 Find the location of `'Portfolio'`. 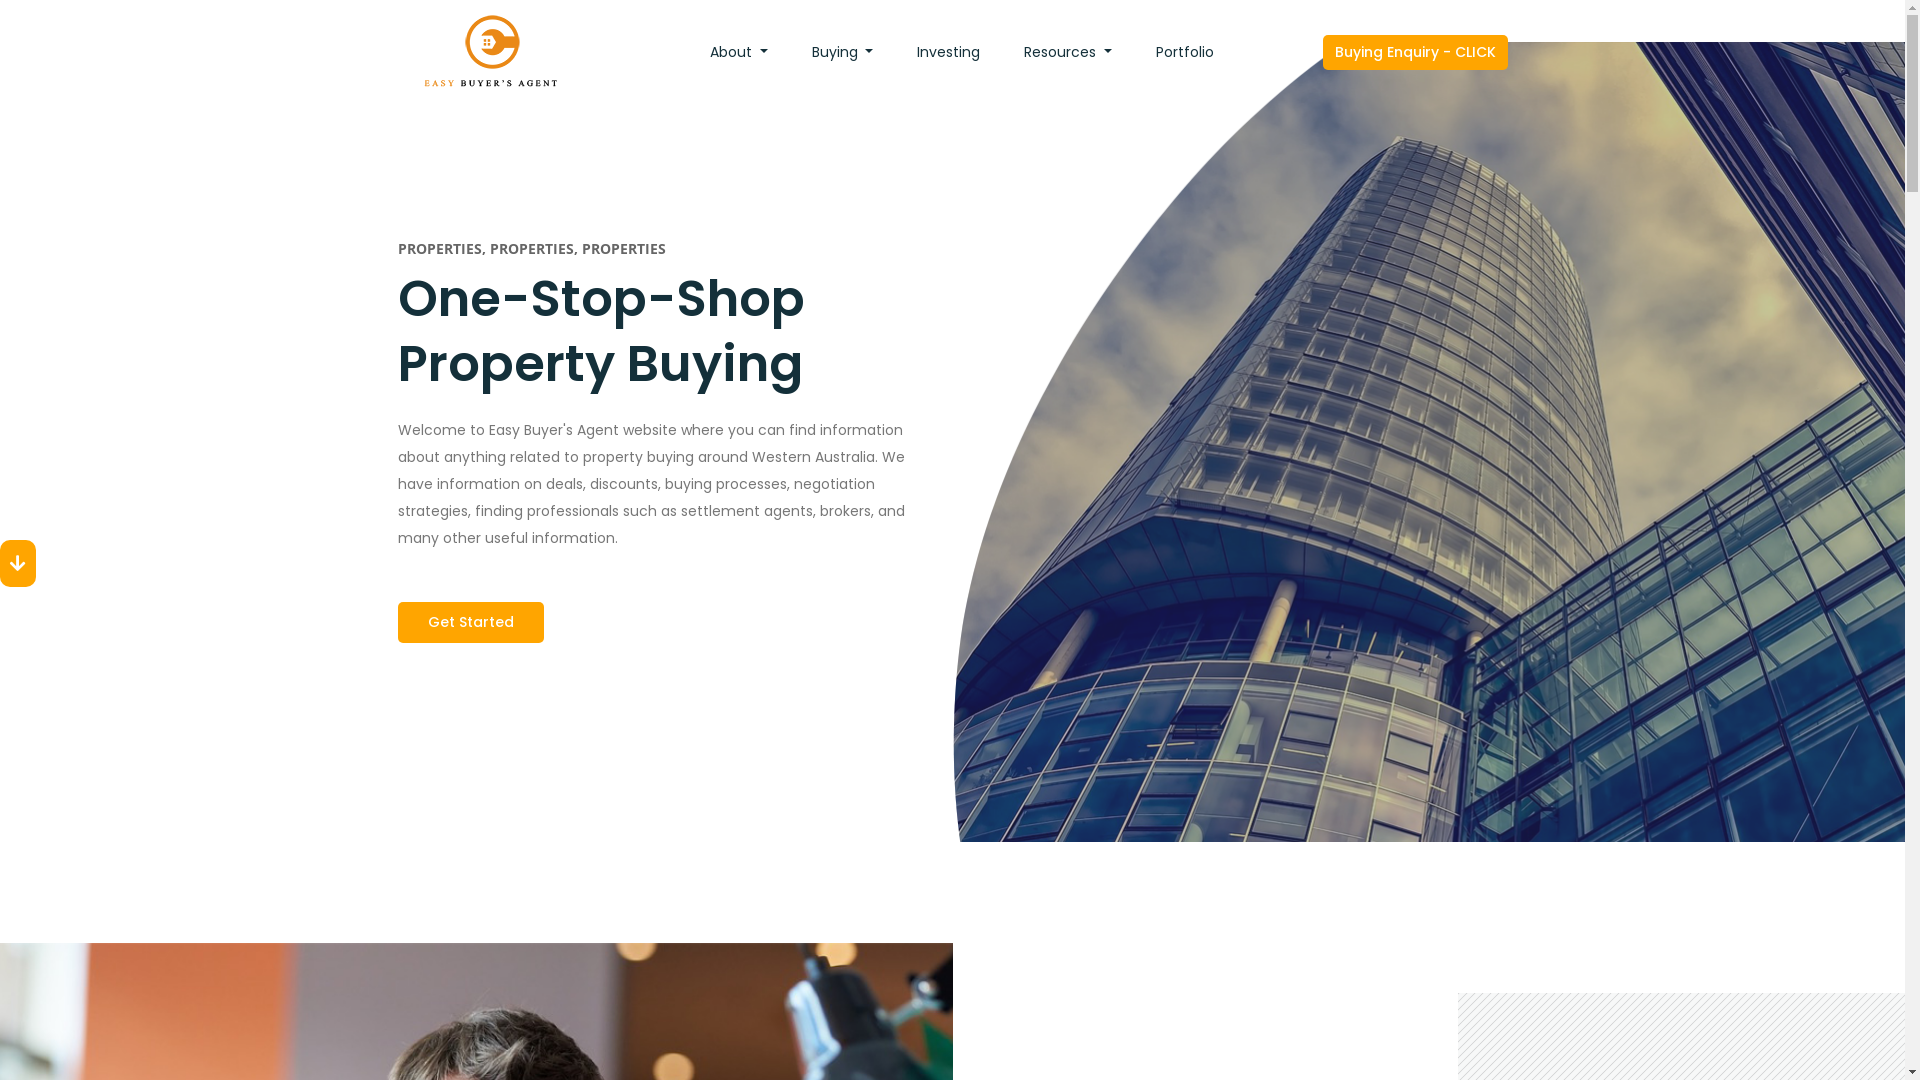

'Portfolio' is located at coordinates (1185, 51).